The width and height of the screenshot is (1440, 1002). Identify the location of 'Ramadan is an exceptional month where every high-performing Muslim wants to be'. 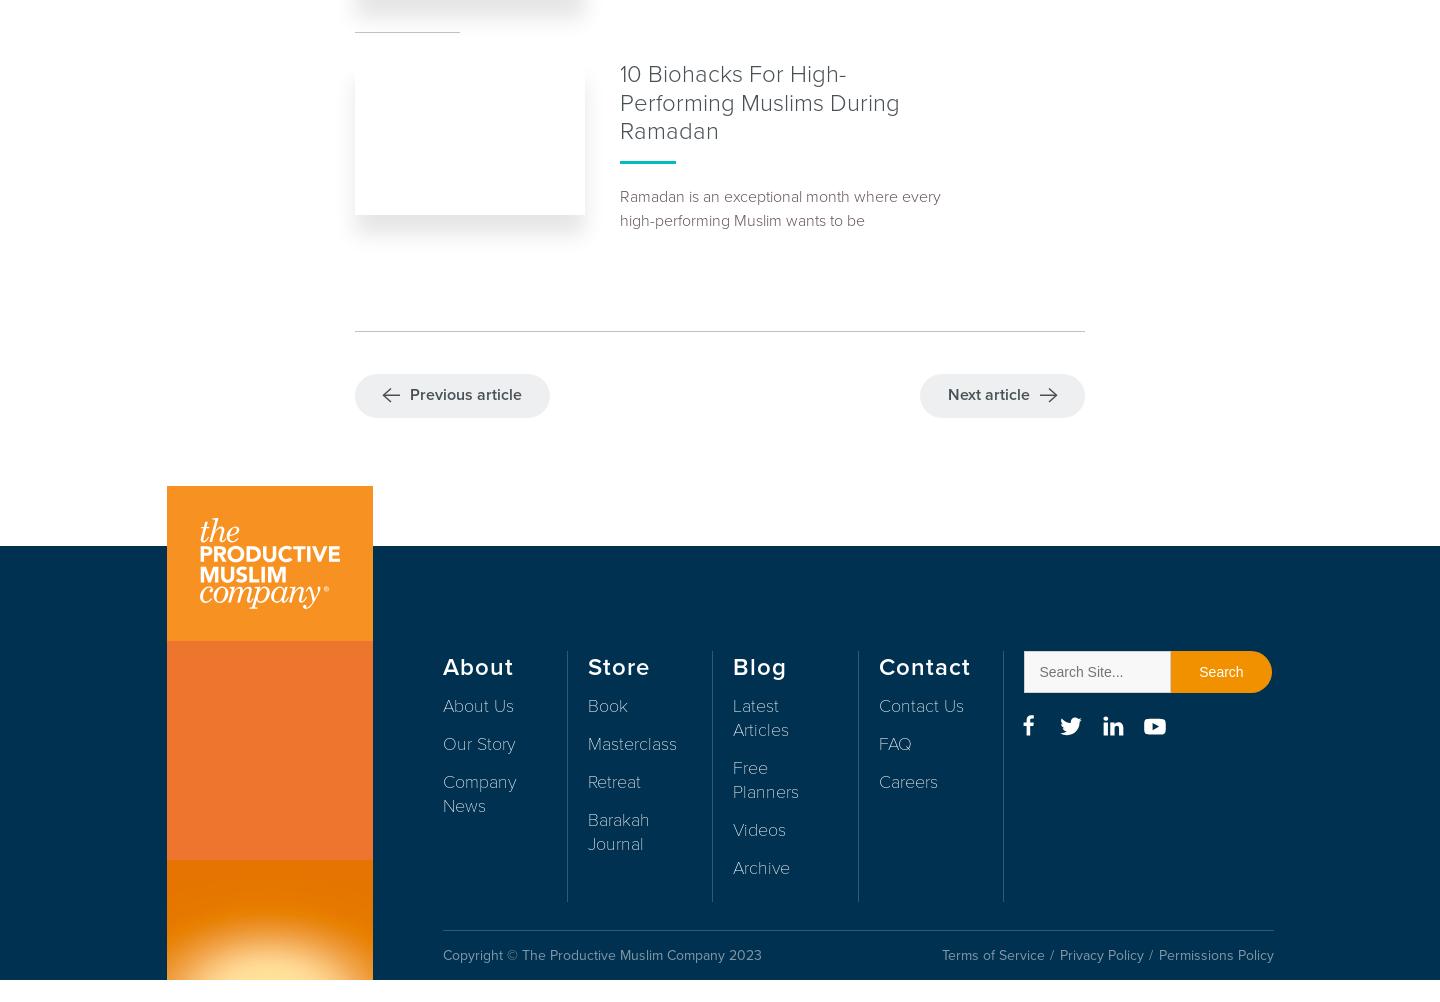
(779, 209).